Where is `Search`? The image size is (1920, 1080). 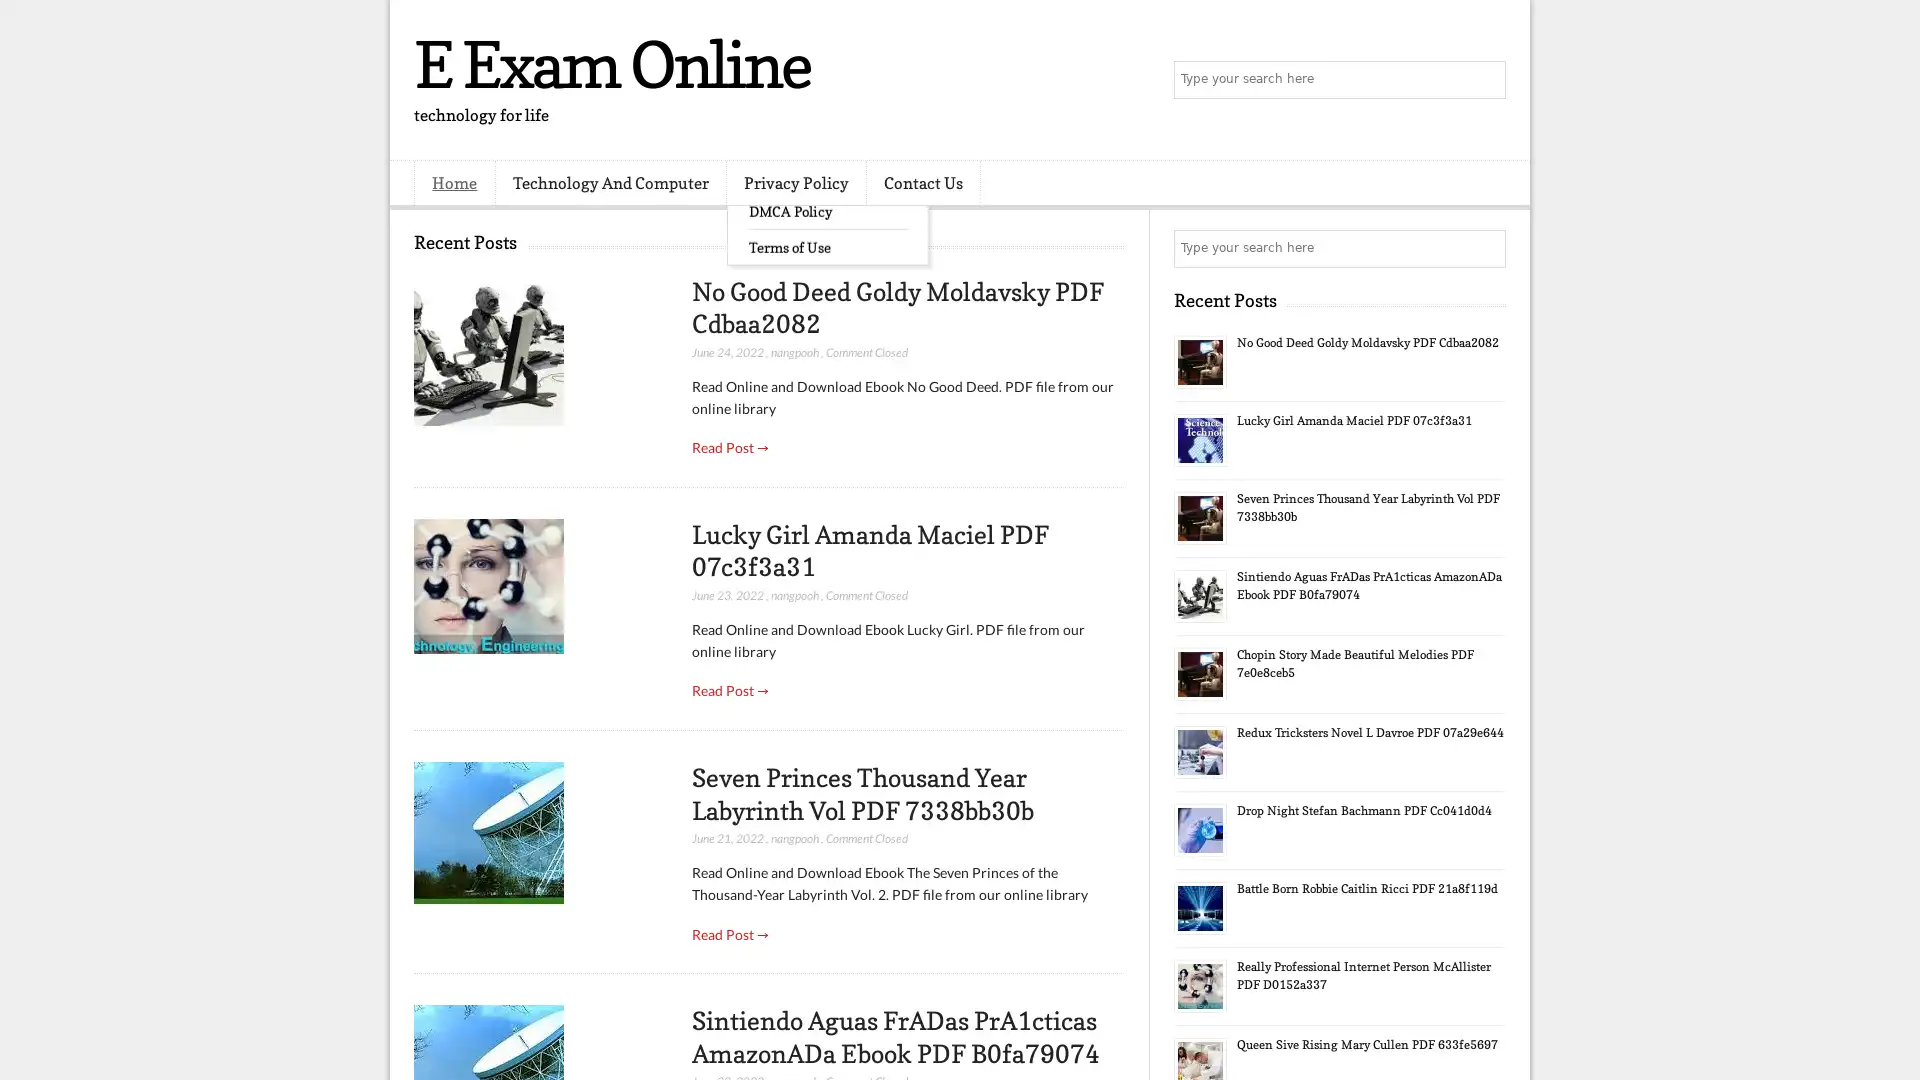 Search is located at coordinates (1485, 248).